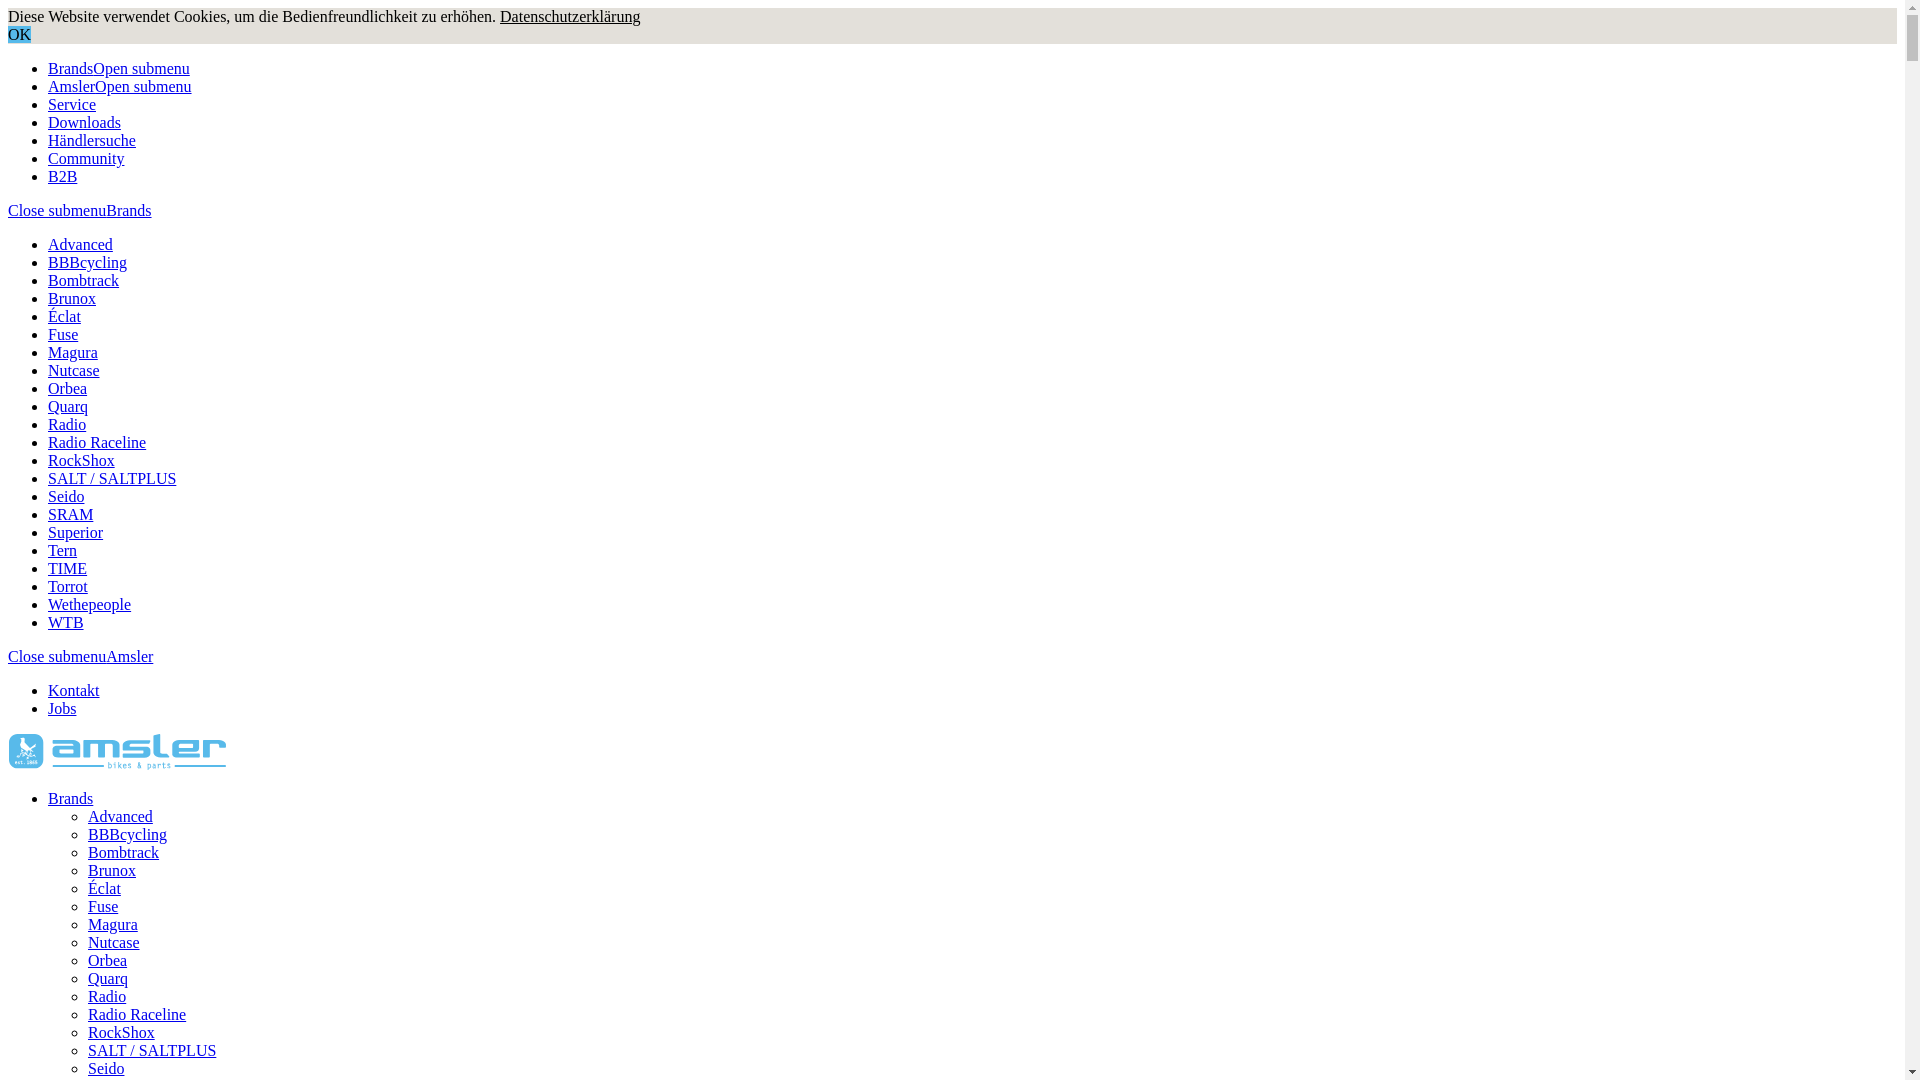 The width and height of the screenshot is (1920, 1080). Describe the element at coordinates (8, 34) in the screenshot. I see `'OK'` at that location.